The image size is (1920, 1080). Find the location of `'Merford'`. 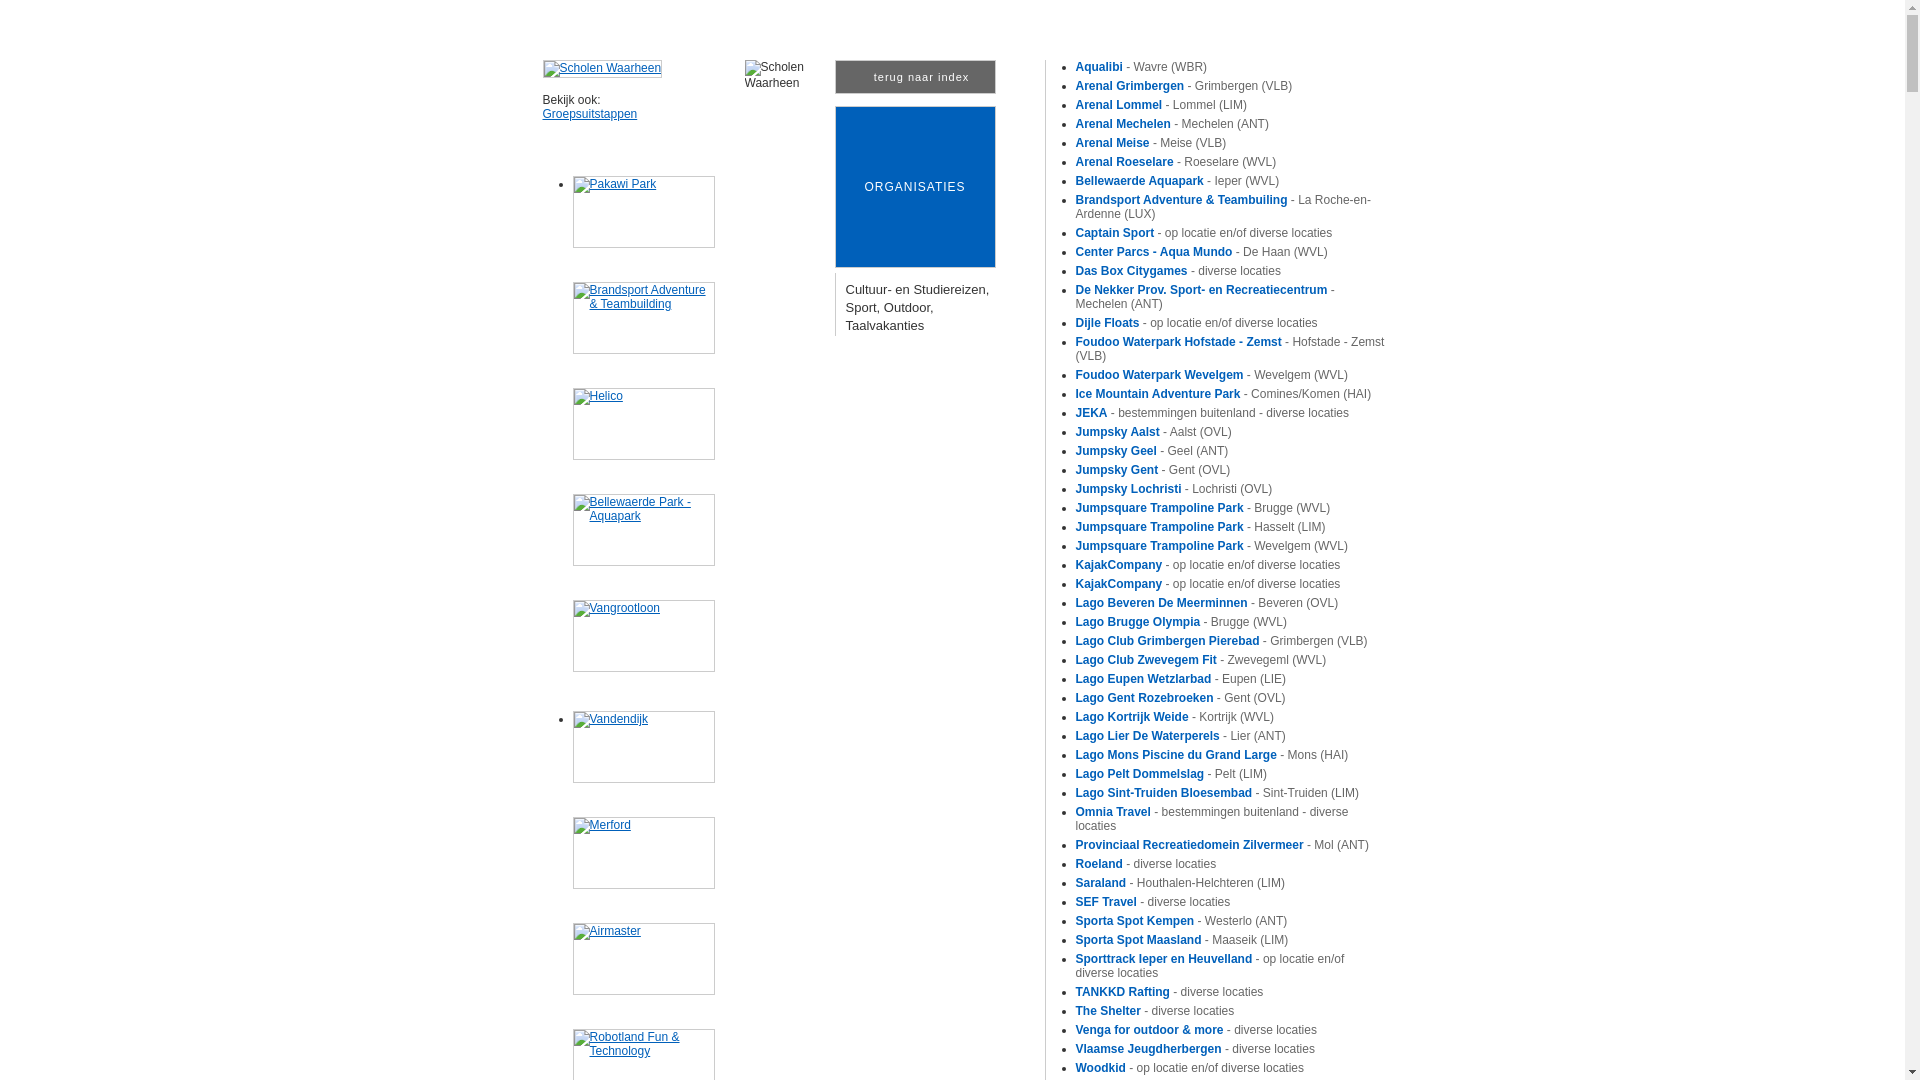

'Merford' is located at coordinates (643, 852).